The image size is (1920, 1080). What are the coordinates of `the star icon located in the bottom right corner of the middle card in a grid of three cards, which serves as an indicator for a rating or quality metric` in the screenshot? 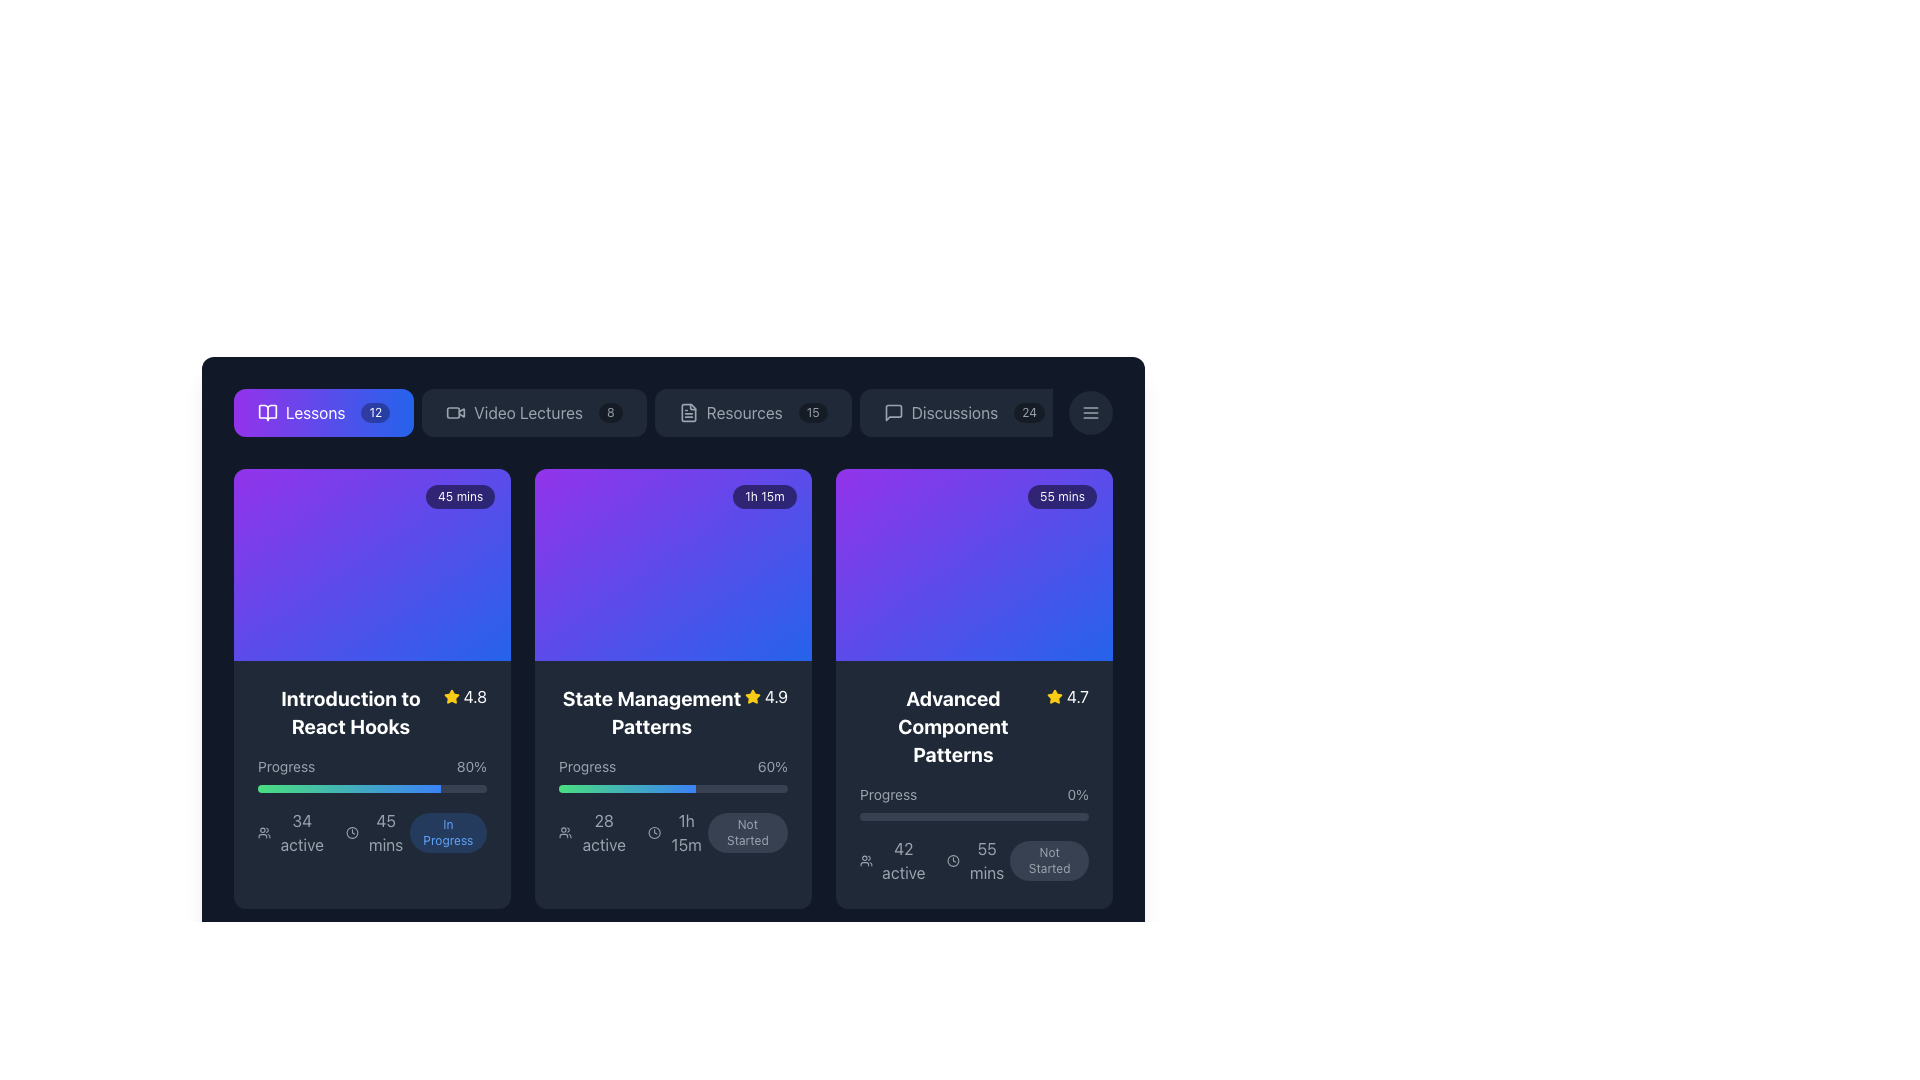 It's located at (1053, 695).